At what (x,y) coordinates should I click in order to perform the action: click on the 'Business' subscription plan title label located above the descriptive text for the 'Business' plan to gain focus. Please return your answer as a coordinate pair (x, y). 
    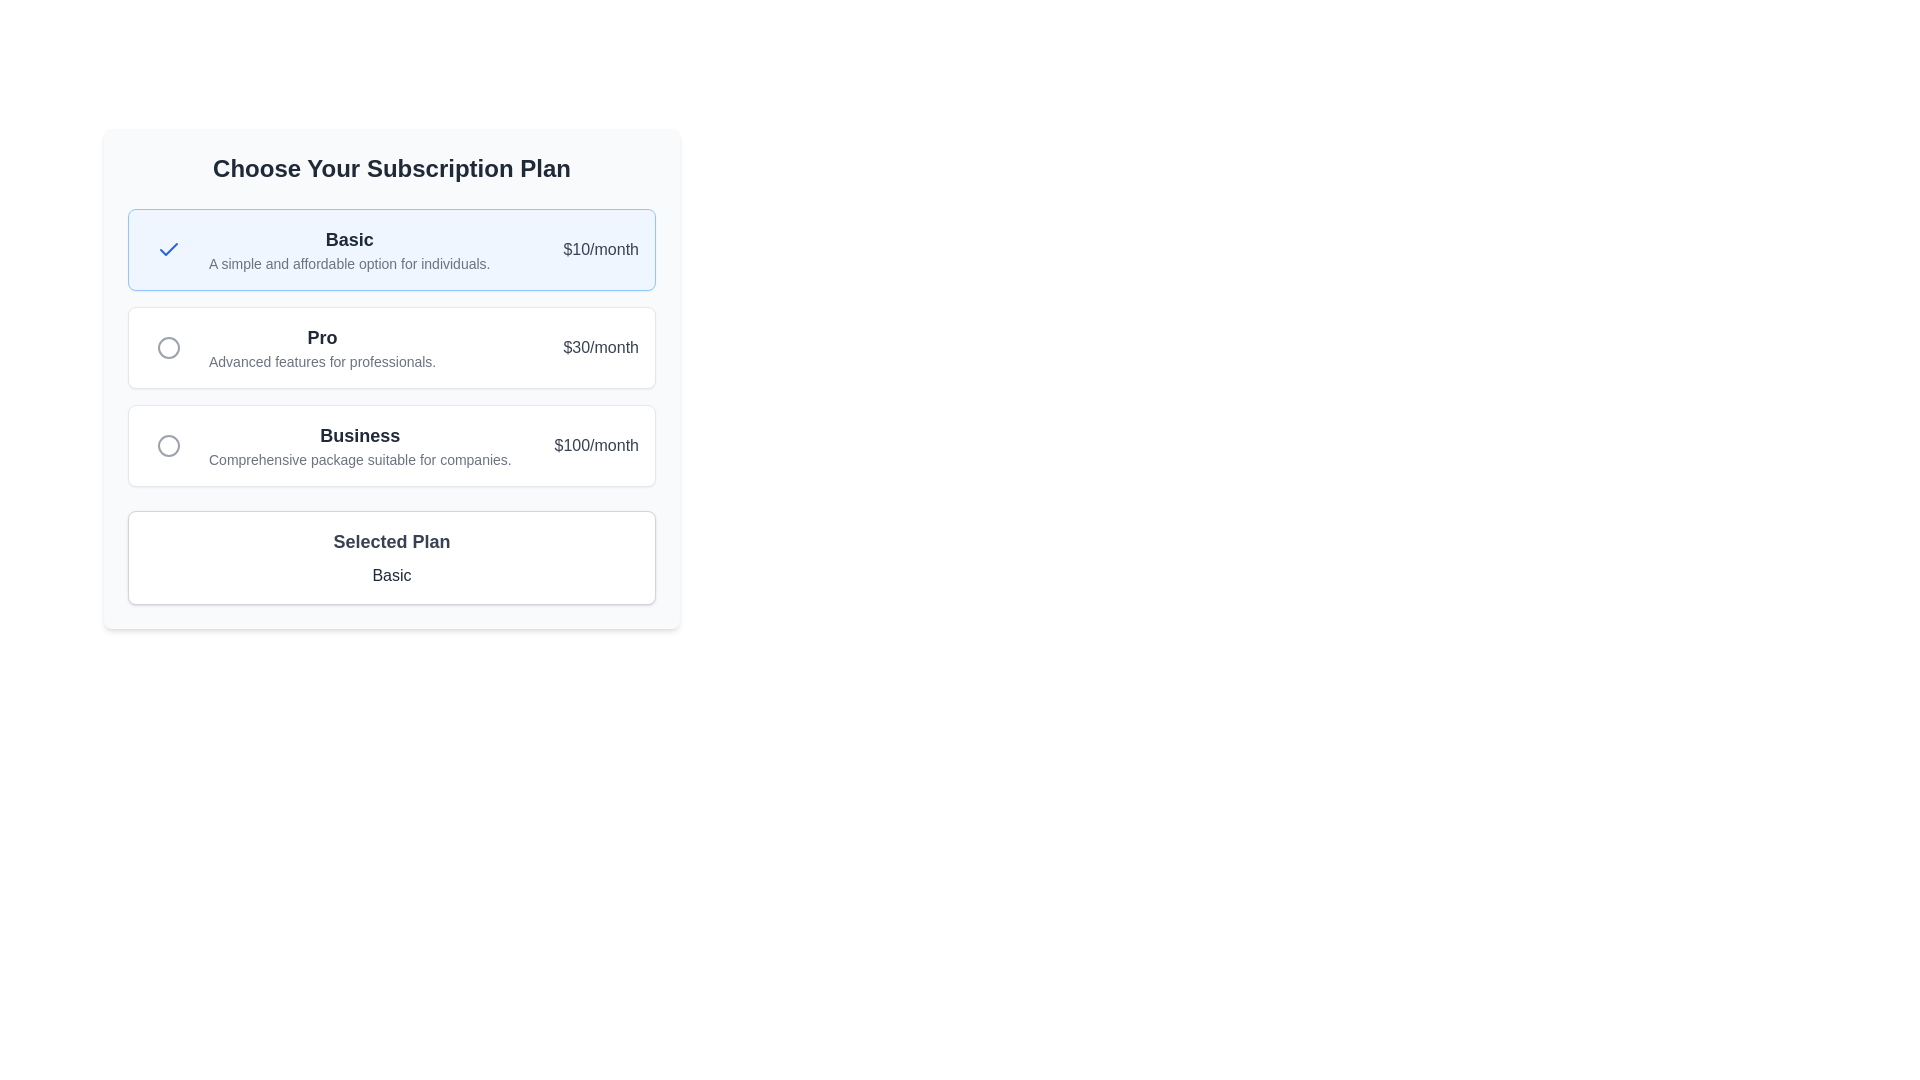
    Looking at the image, I should click on (360, 434).